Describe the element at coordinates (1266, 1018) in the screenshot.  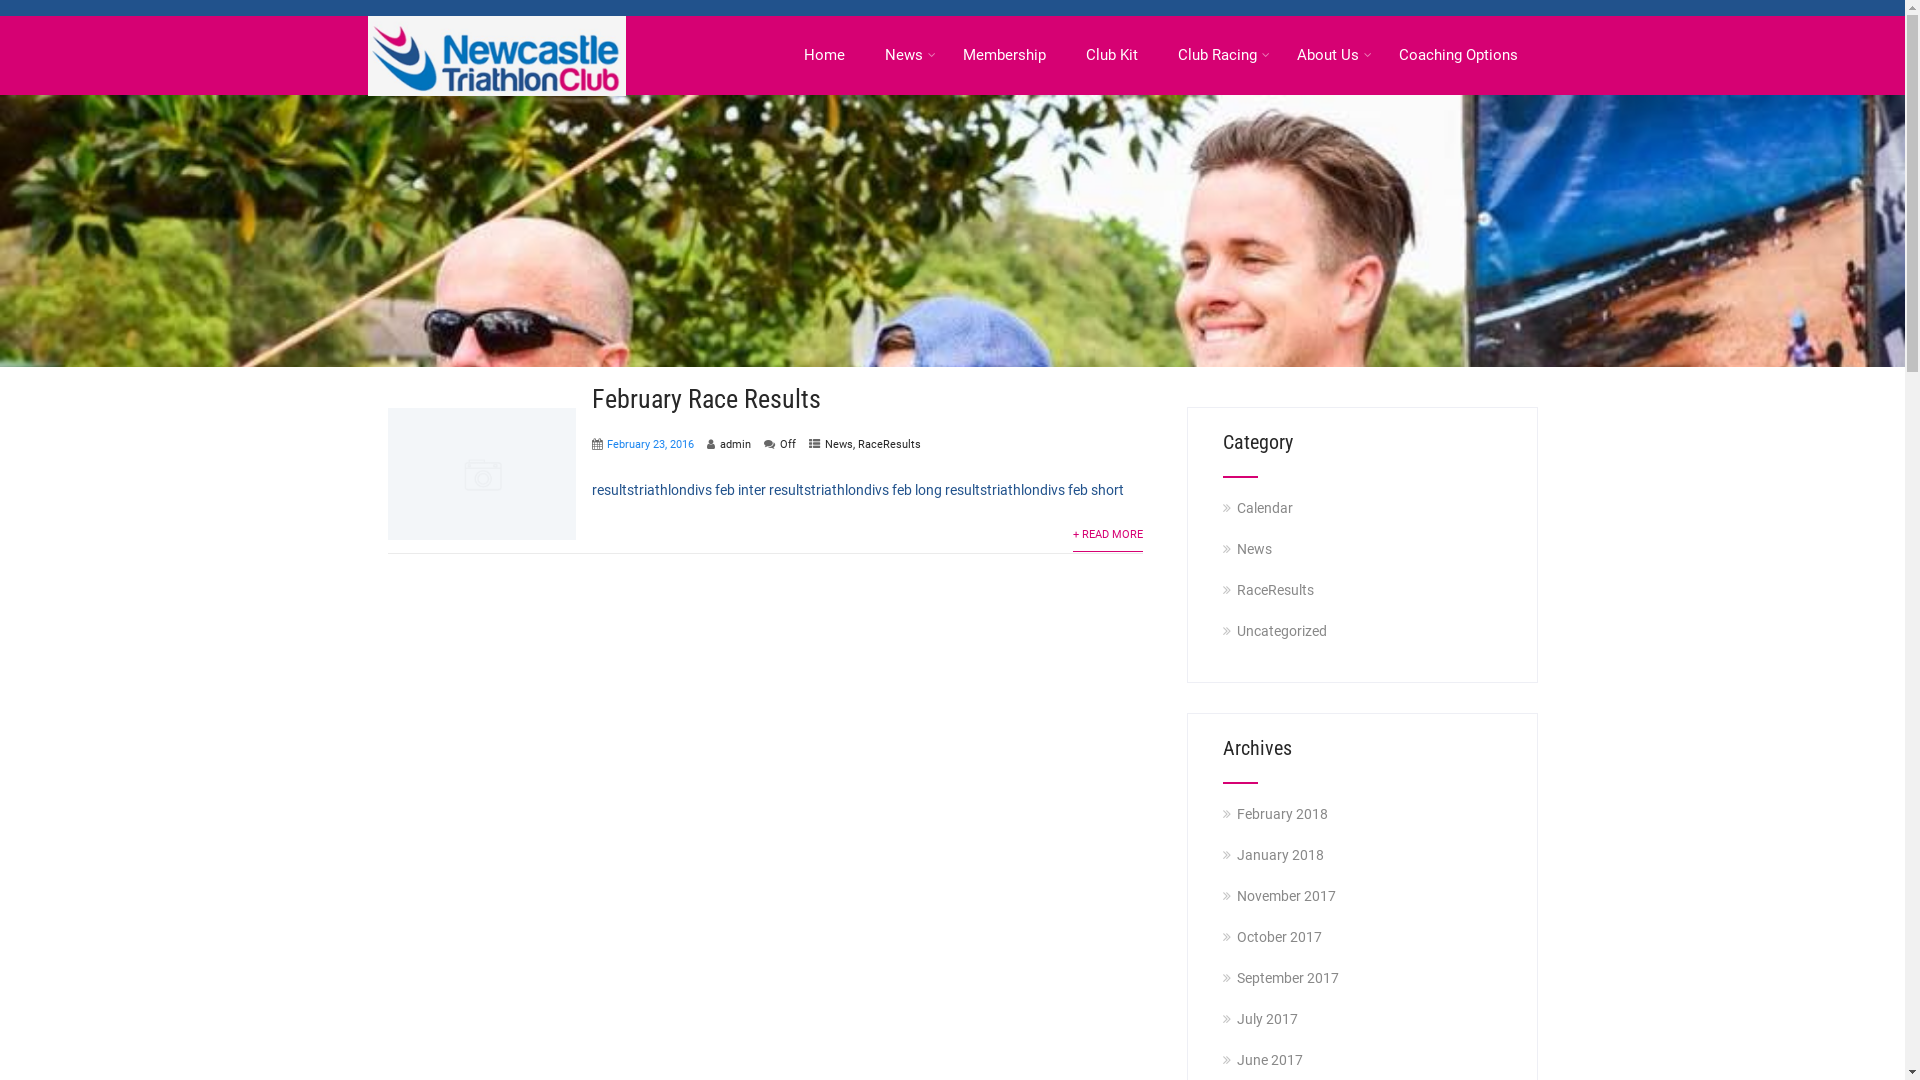
I see `'July 2017'` at that location.